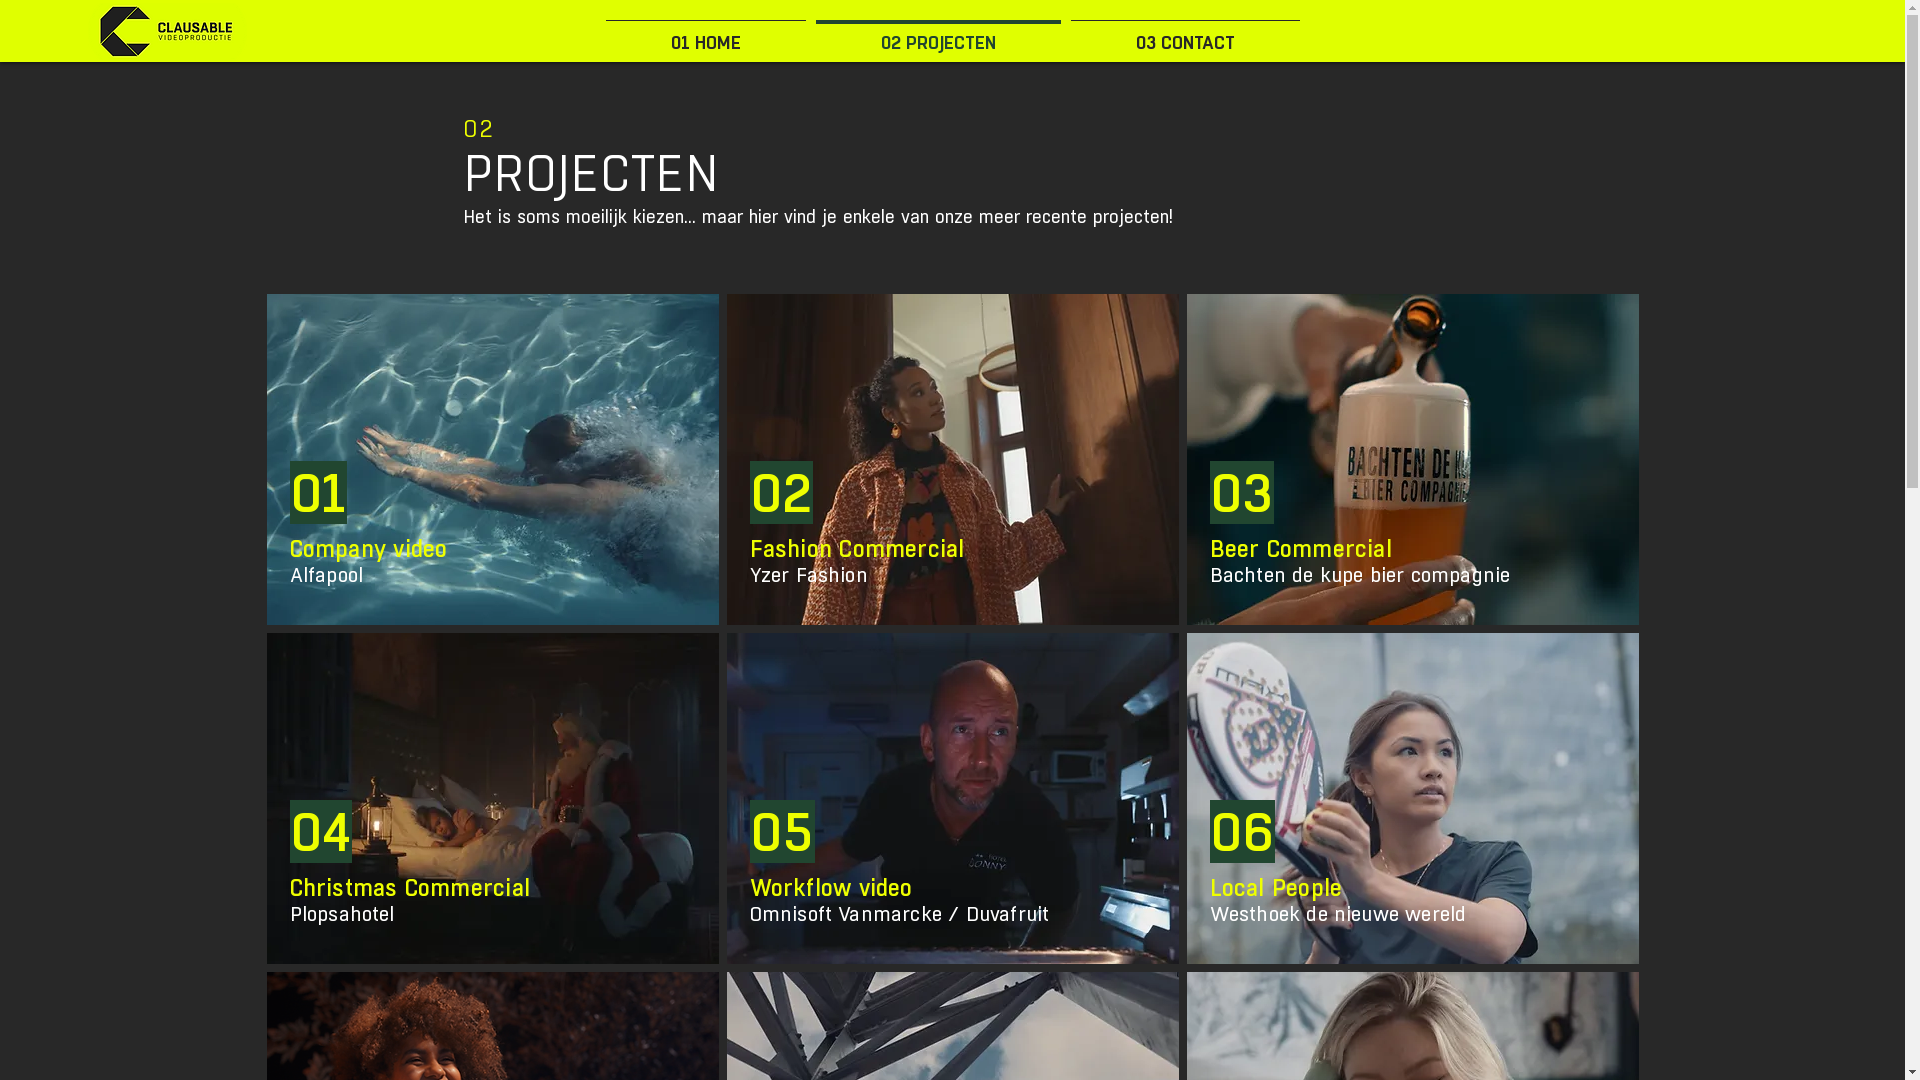 The width and height of the screenshot is (1920, 1080). I want to click on 'Company video', so click(369, 548).